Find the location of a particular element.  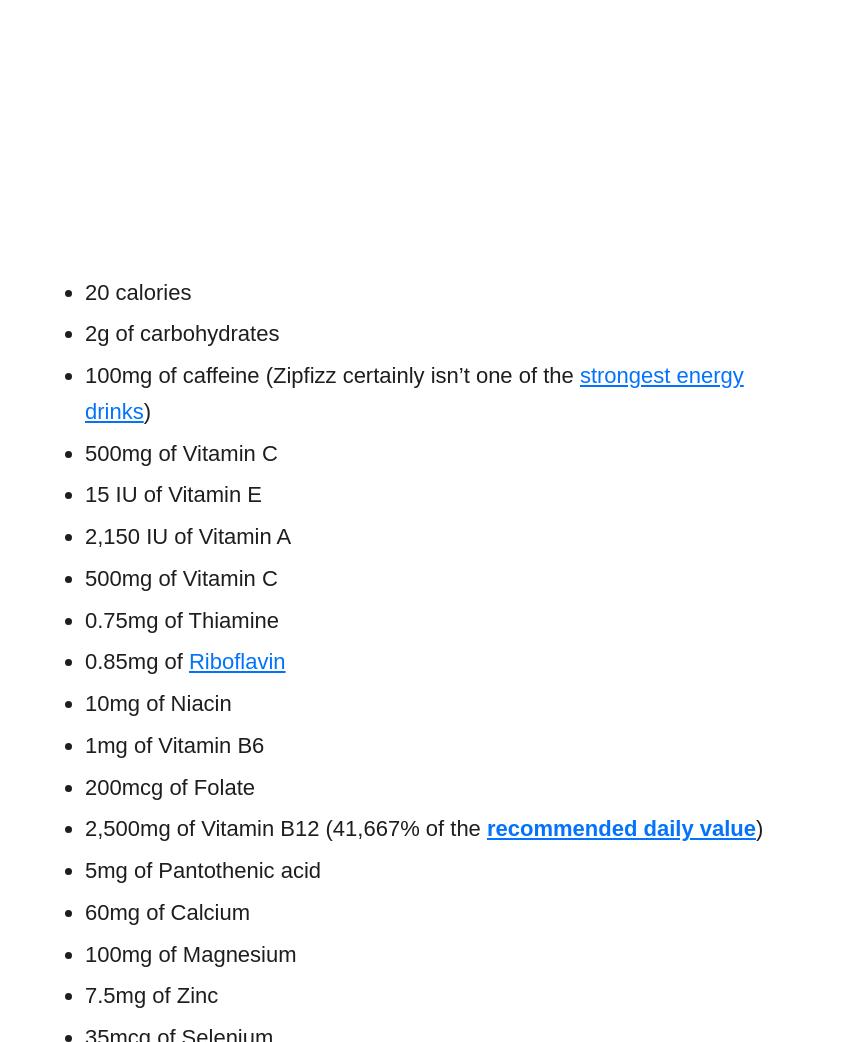

'60mg of Calcium' is located at coordinates (167, 910).